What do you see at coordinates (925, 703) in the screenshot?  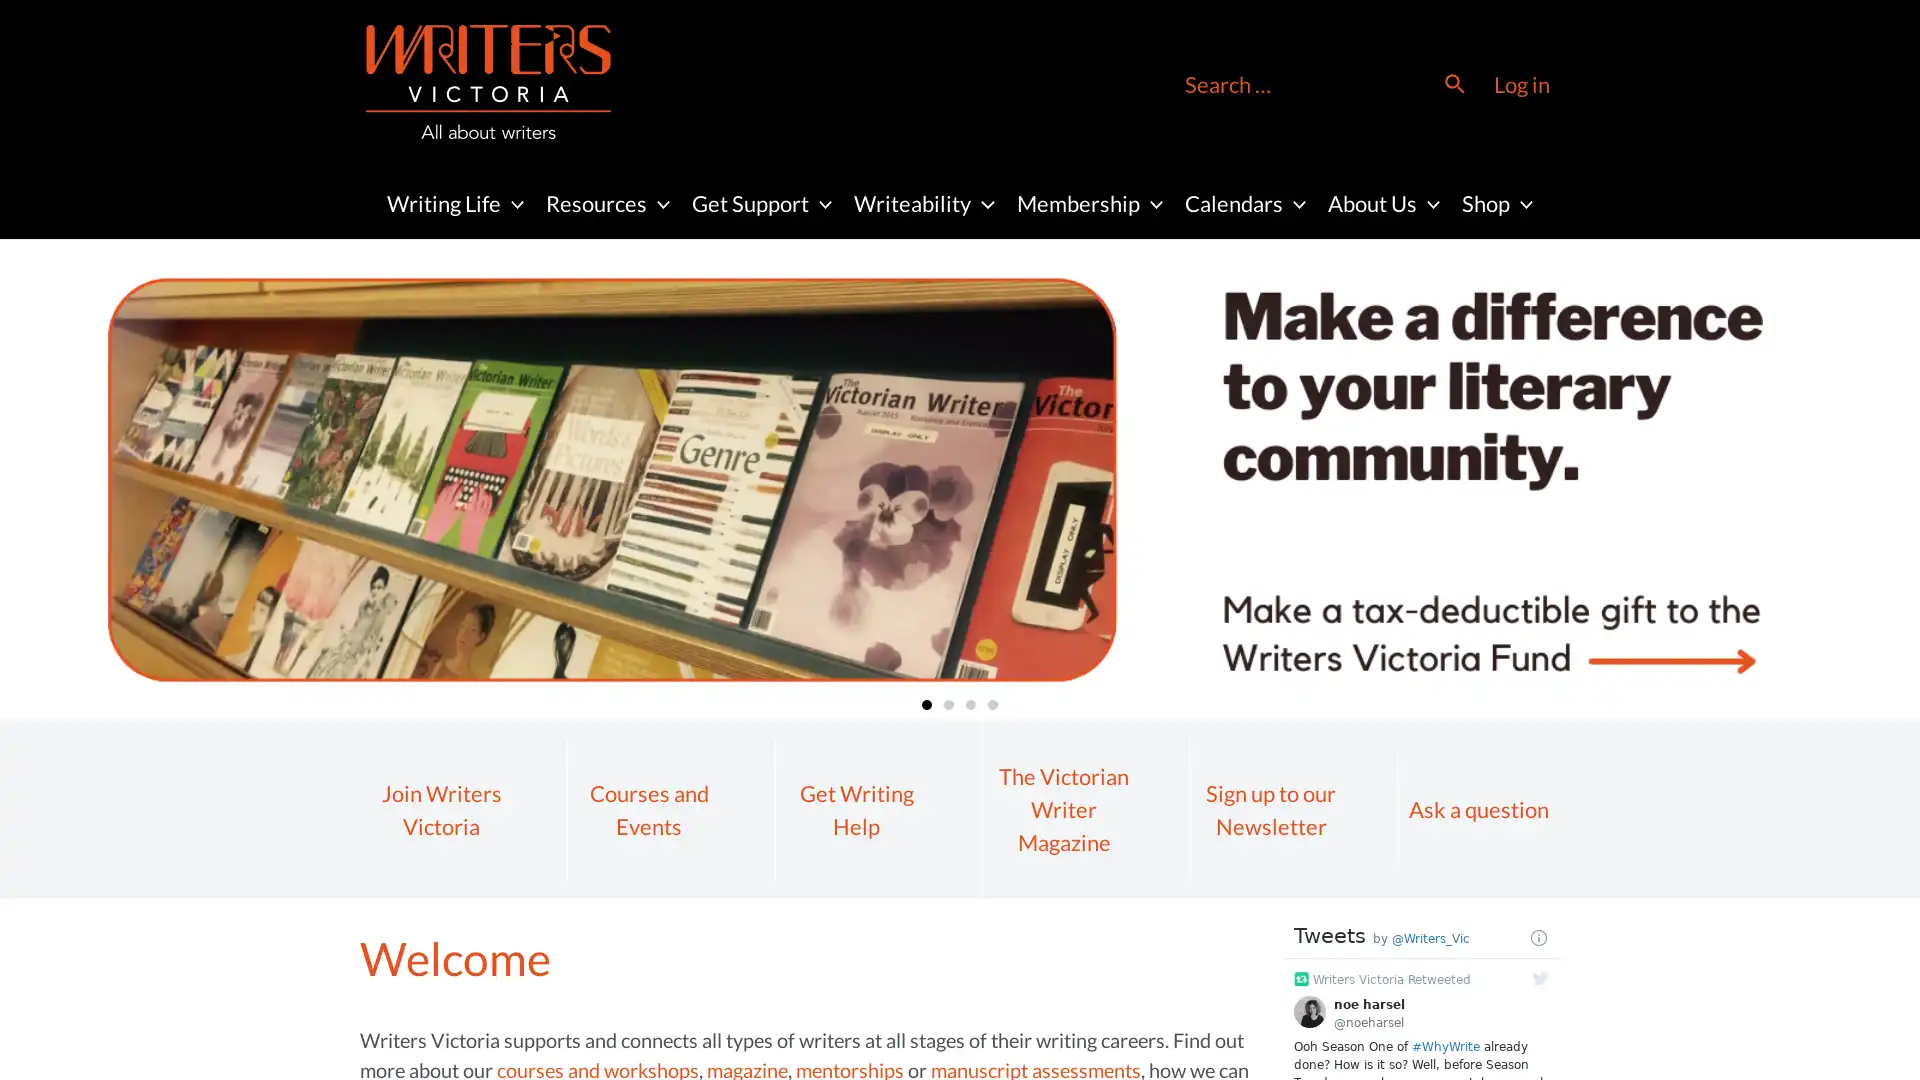 I see `Go to slide 1` at bounding box center [925, 703].